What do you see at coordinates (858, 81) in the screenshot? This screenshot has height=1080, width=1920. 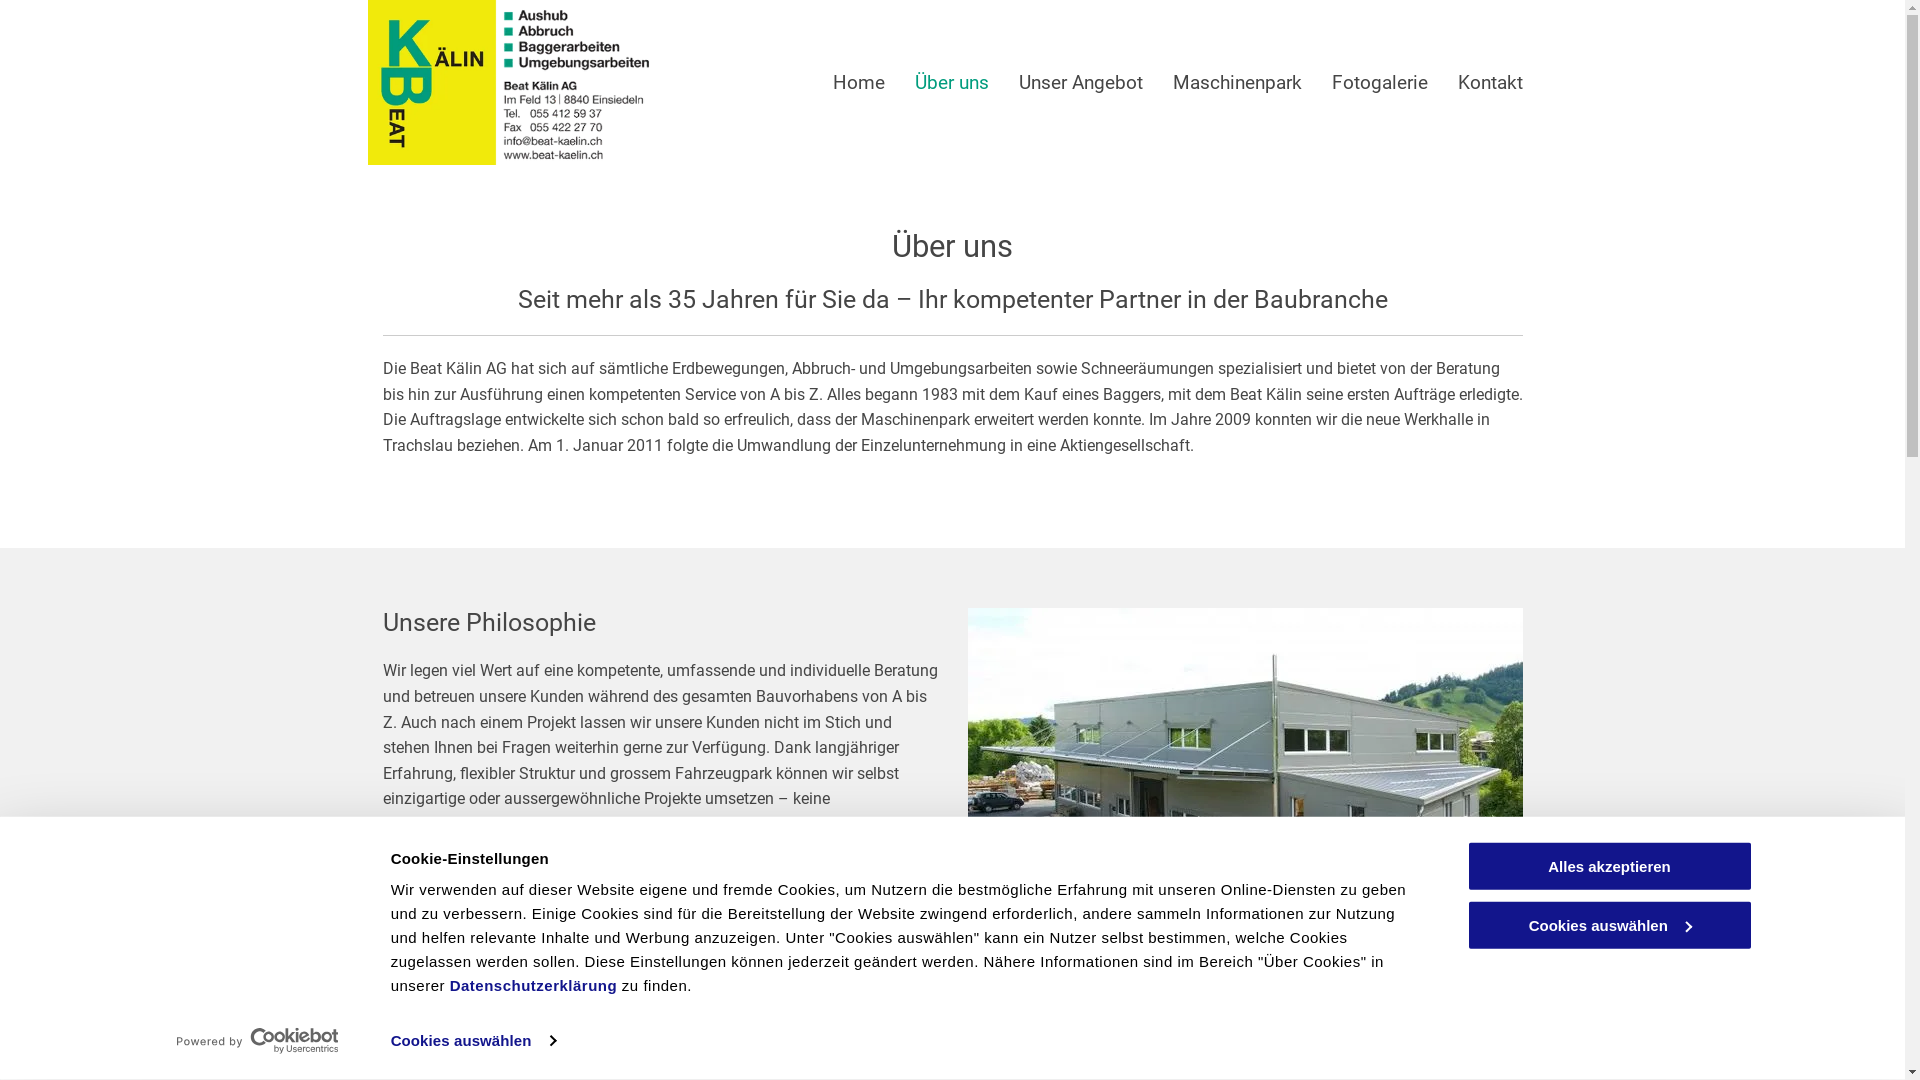 I see `'Home'` at bounding box center [858, 81].